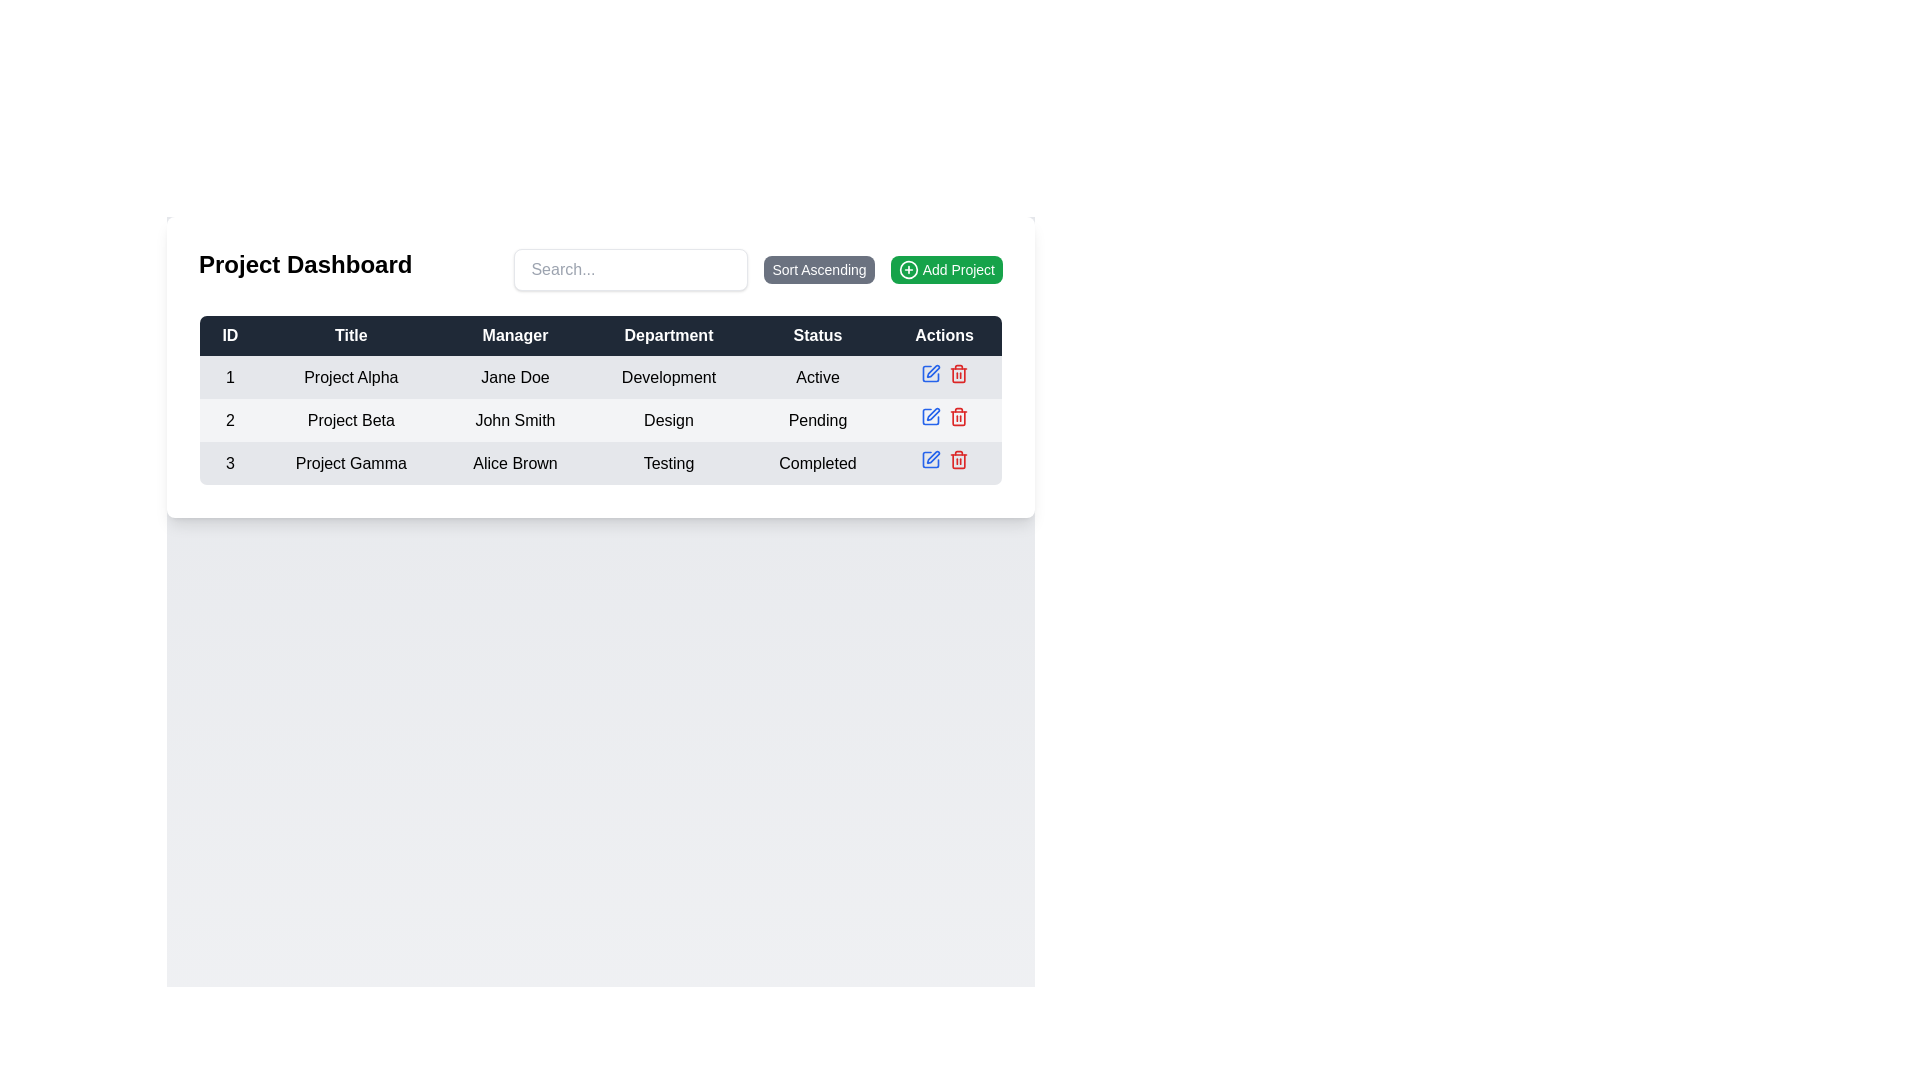 The height and width of the screenshot is (1080, 1920). I want to click on the text label displaying 'Project Alpha' which is located in the second column of the first row in a table-like structure, so click(351, 377).